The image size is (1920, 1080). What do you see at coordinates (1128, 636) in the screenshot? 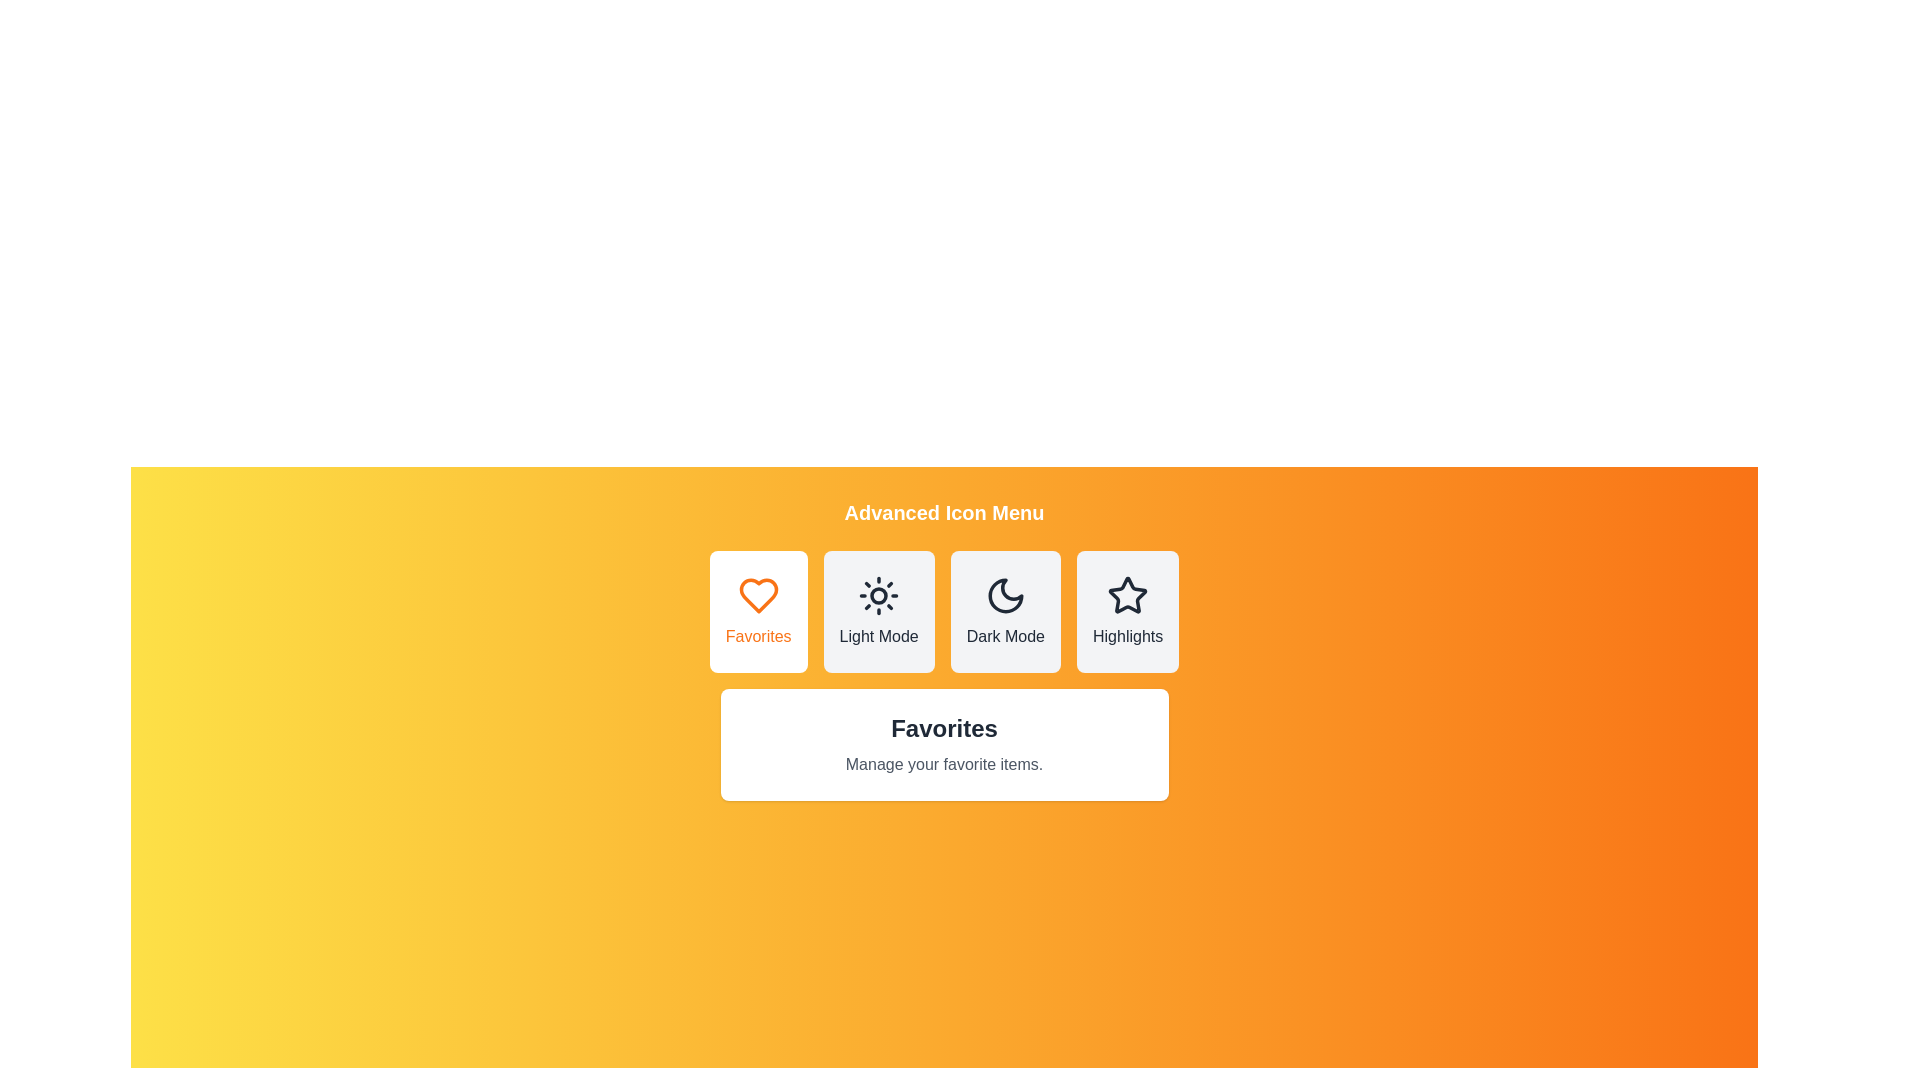
I see `text label that provides context for the 'Highlights' feature, located under the fourth item in the horizontal menu` at bounding box center [1128, 636].